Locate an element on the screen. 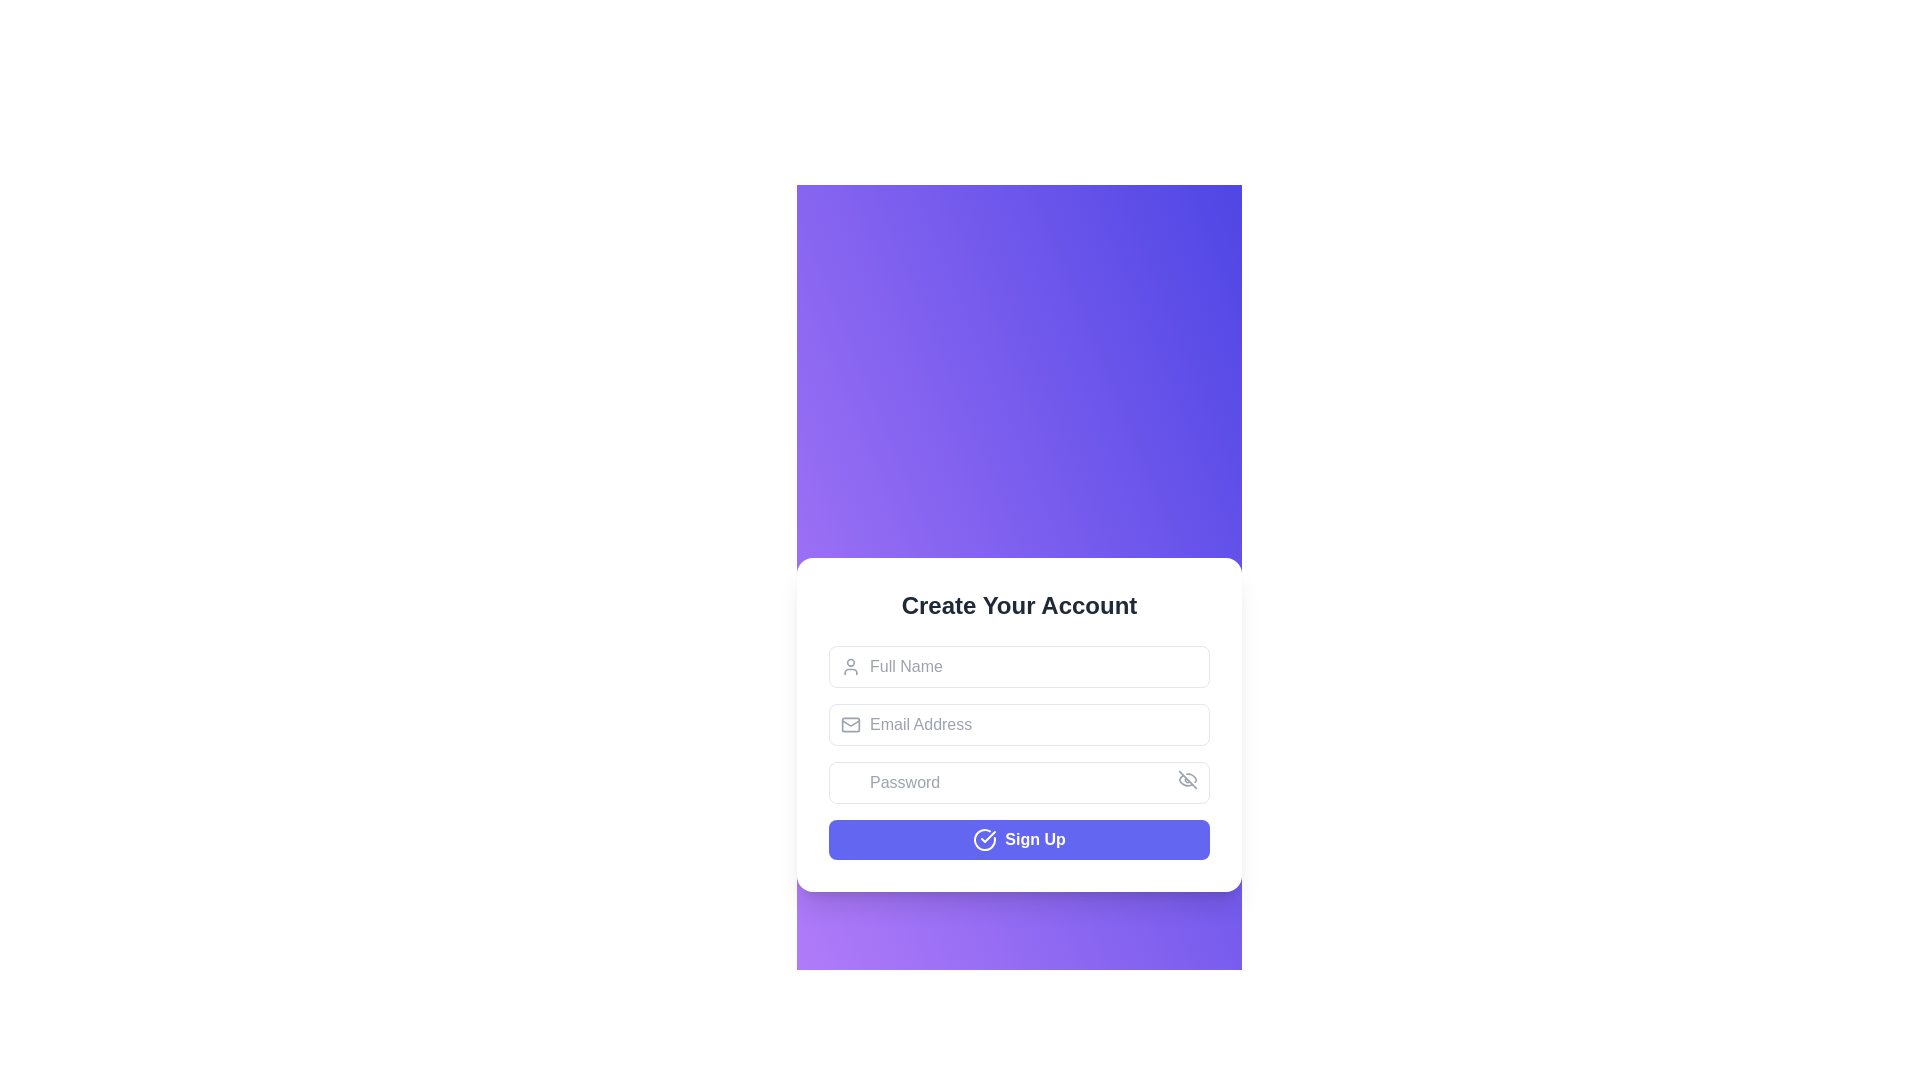 This screenshot has height=1080, width=1920. the small gray mail icon located inside the 'Email Address' input field, towards the left side is located at coordinates (850, 724).